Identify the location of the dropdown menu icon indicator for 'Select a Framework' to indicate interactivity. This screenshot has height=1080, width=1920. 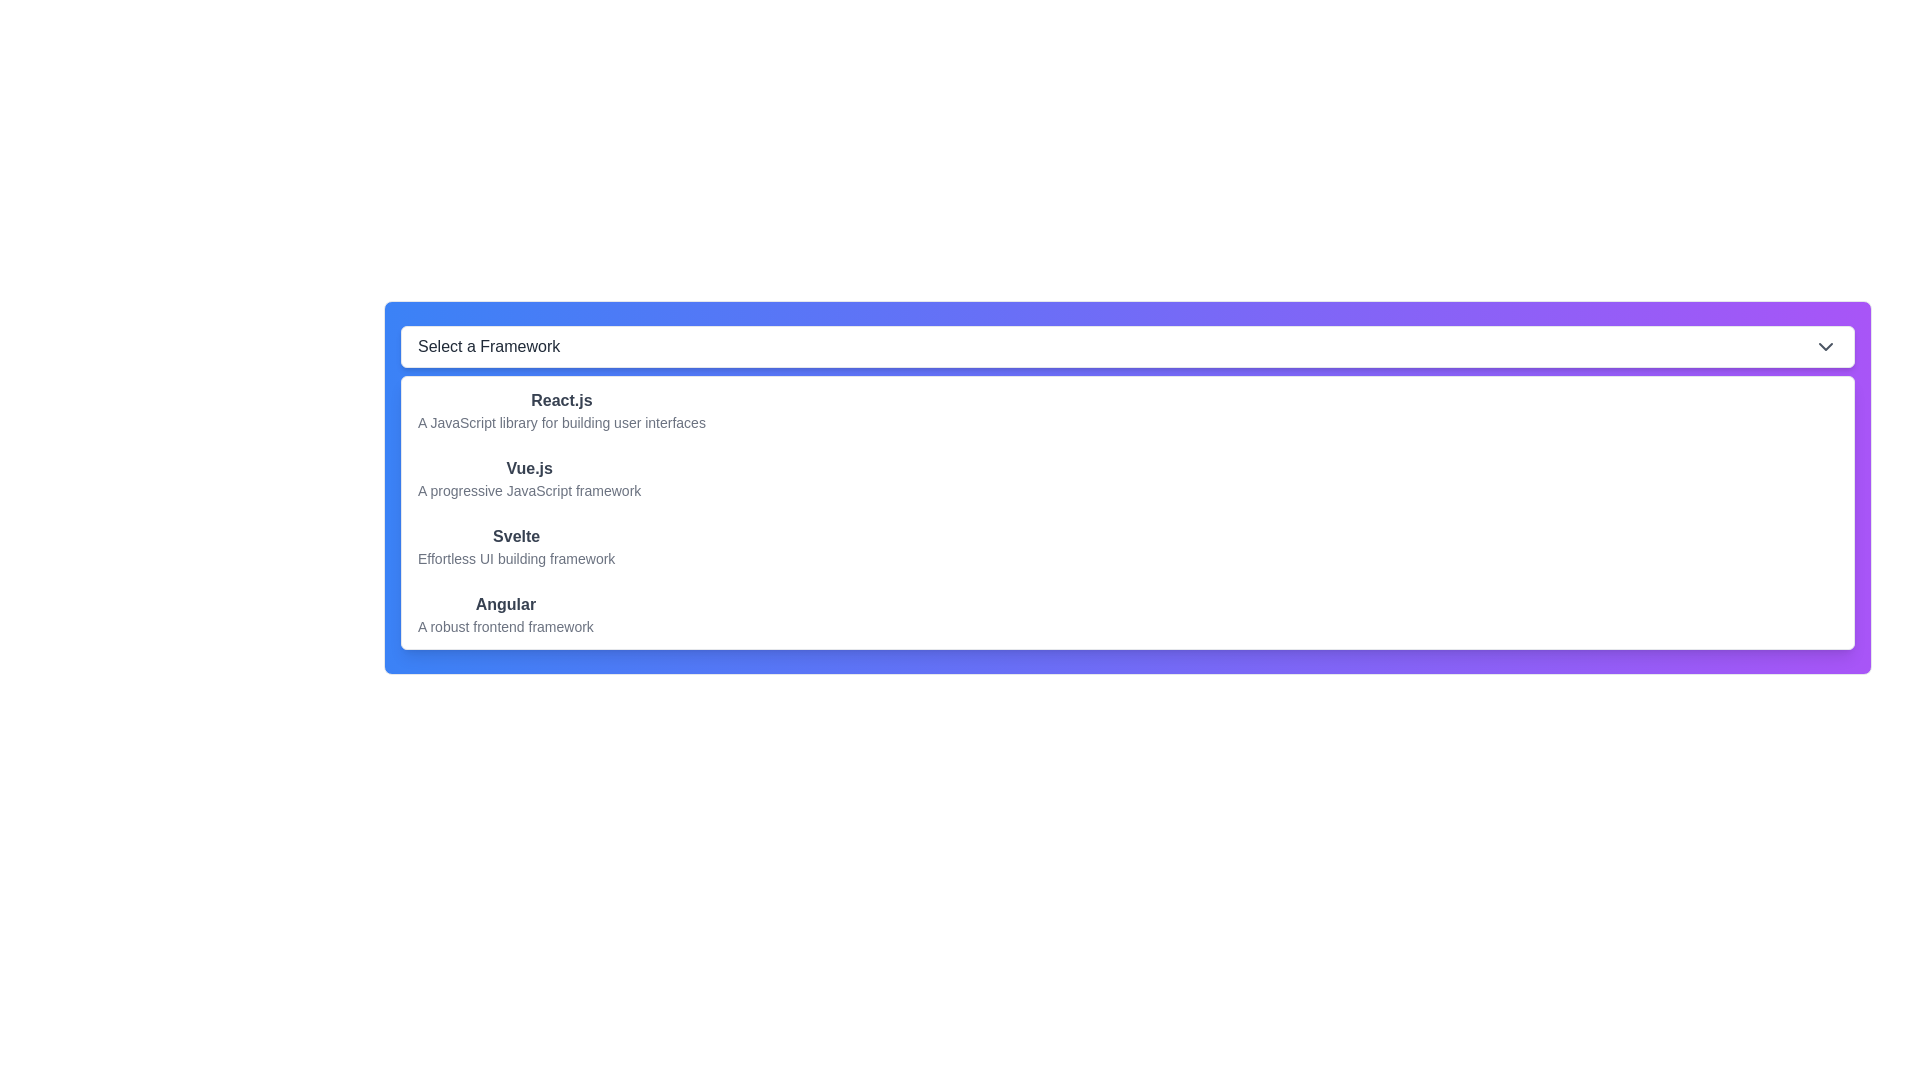
(1825, 346).